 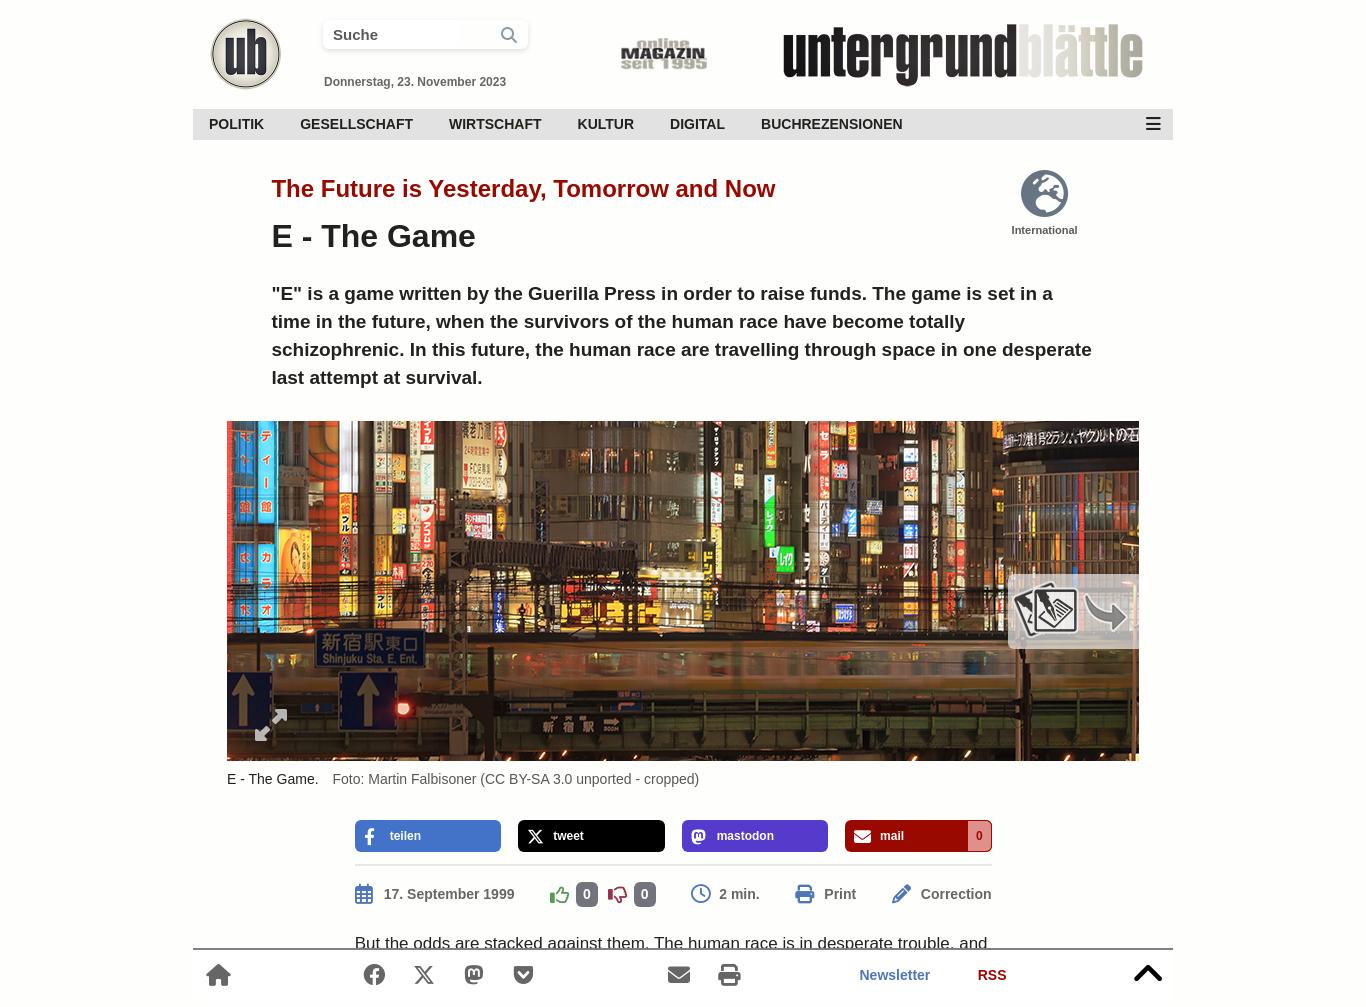 What do you see at coordinates (476, 778) in the screenshot?
I see `'(CC BY-SA 3.0 unported - cropped)'` at bounding box center [476, 778].